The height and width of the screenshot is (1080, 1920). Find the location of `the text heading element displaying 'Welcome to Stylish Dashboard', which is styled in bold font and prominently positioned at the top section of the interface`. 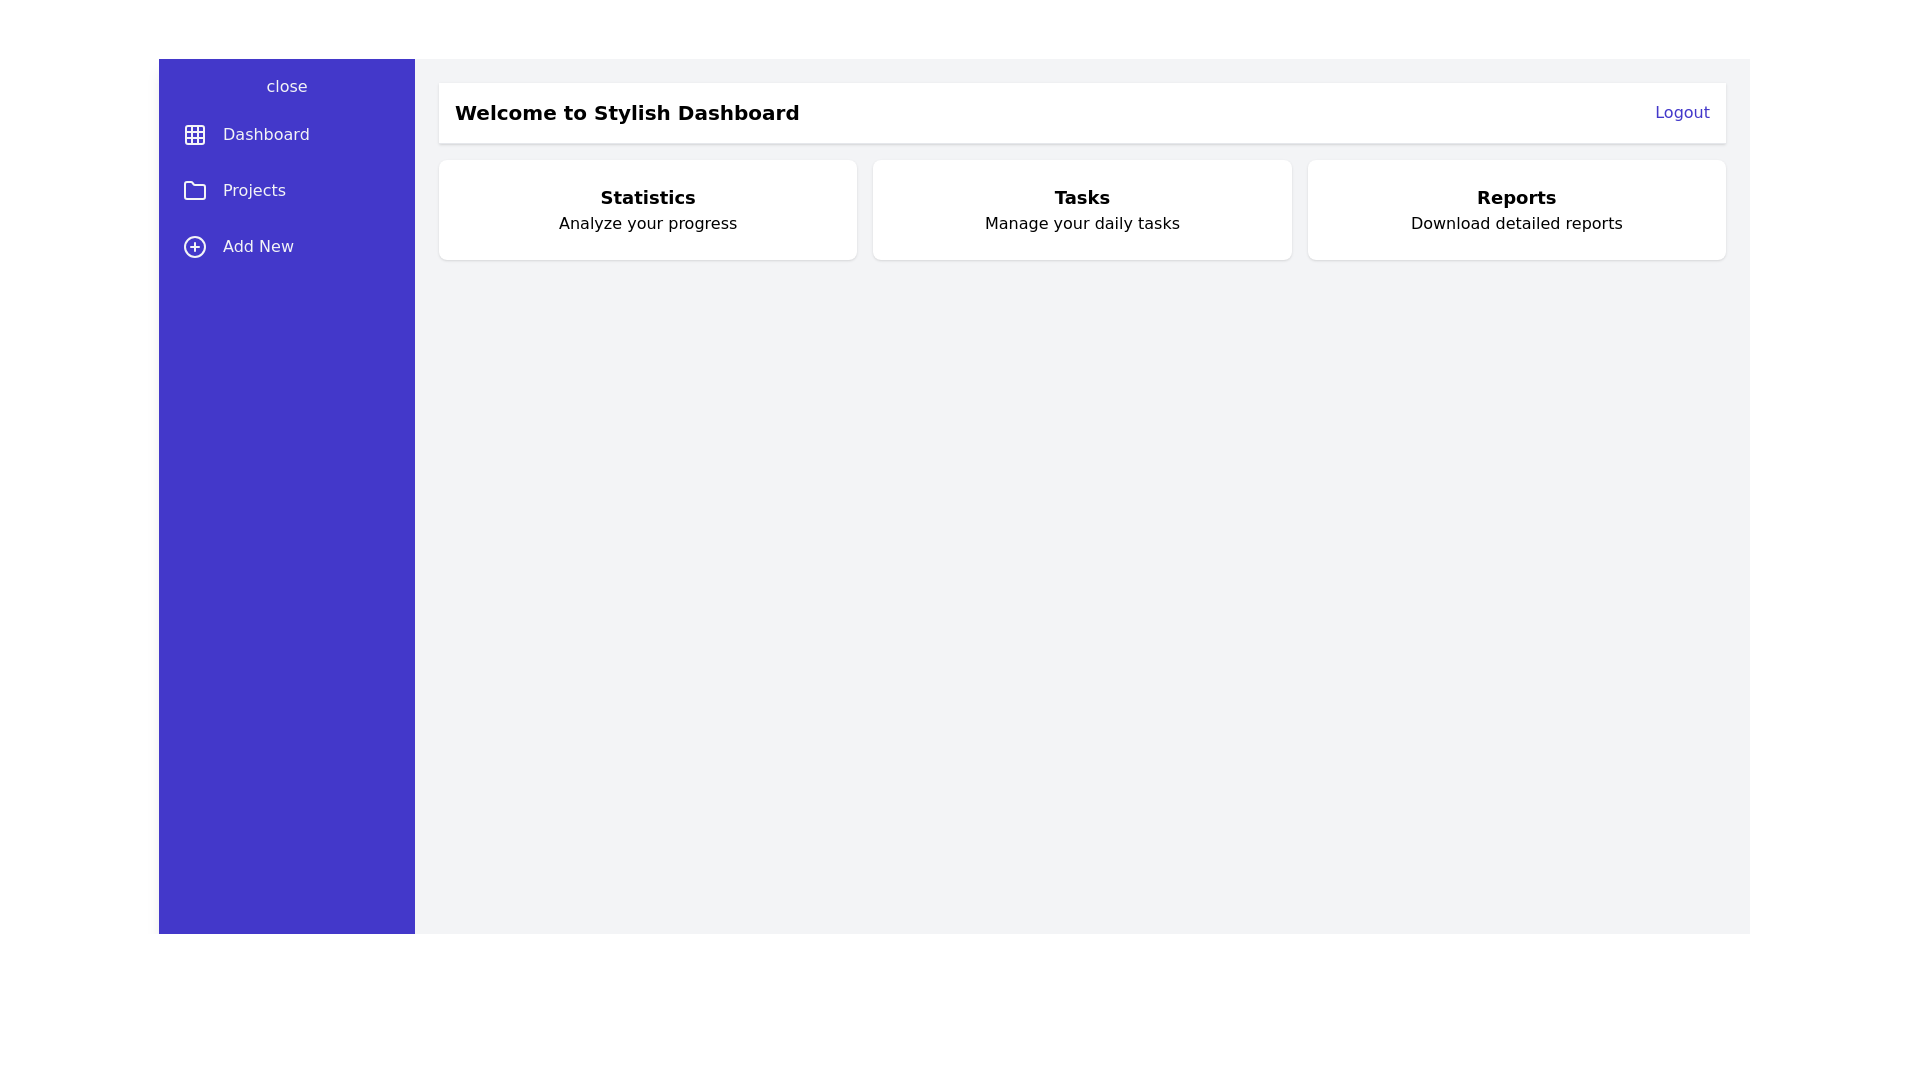

the text heading element displaying 'Welcome to Stylish Dashboard', which is styled in bold font and prominently positioned at the top section of the interface is located at coordinates (626, 112).